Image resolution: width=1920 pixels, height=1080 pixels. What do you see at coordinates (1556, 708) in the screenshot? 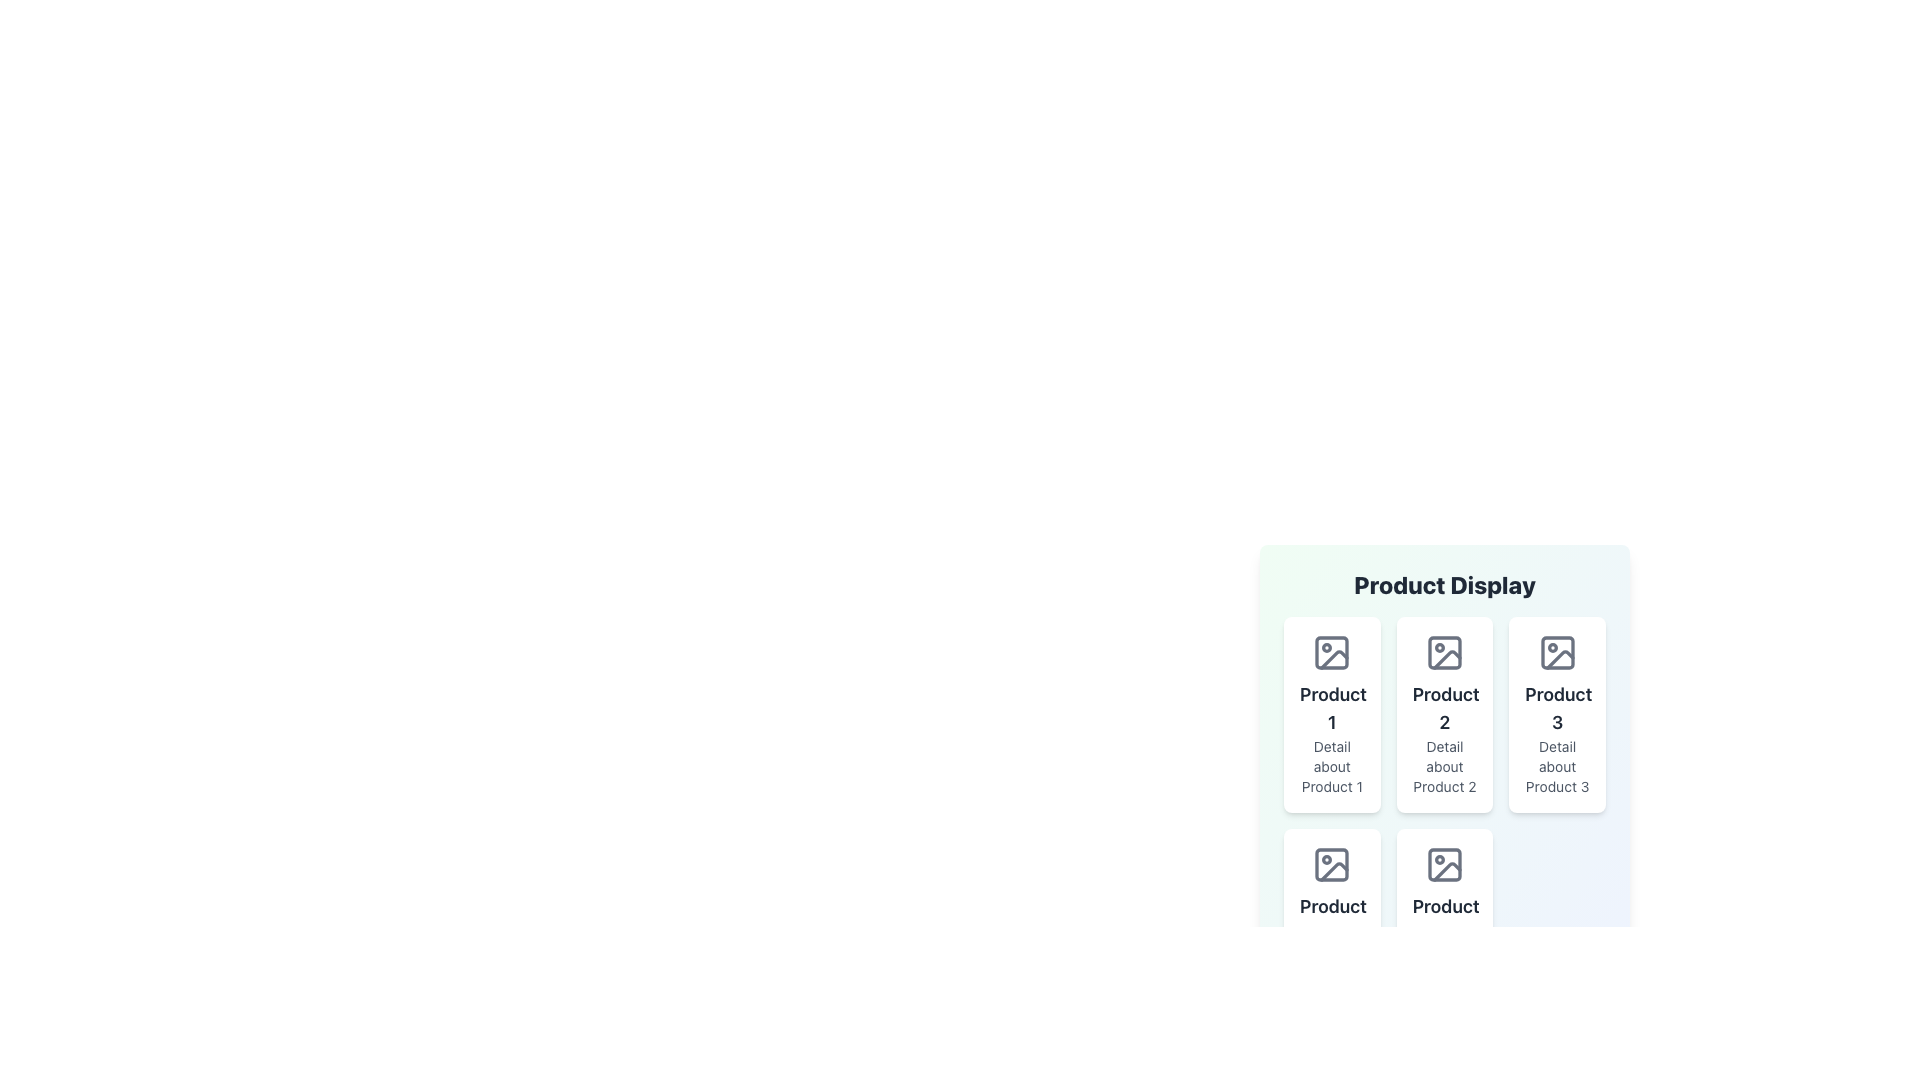
I see `title text 'Product 3' displayed in the top-right cell of the product card grid, which is styled to emphasize its significance as a title` at bounding box center [1556, 708].